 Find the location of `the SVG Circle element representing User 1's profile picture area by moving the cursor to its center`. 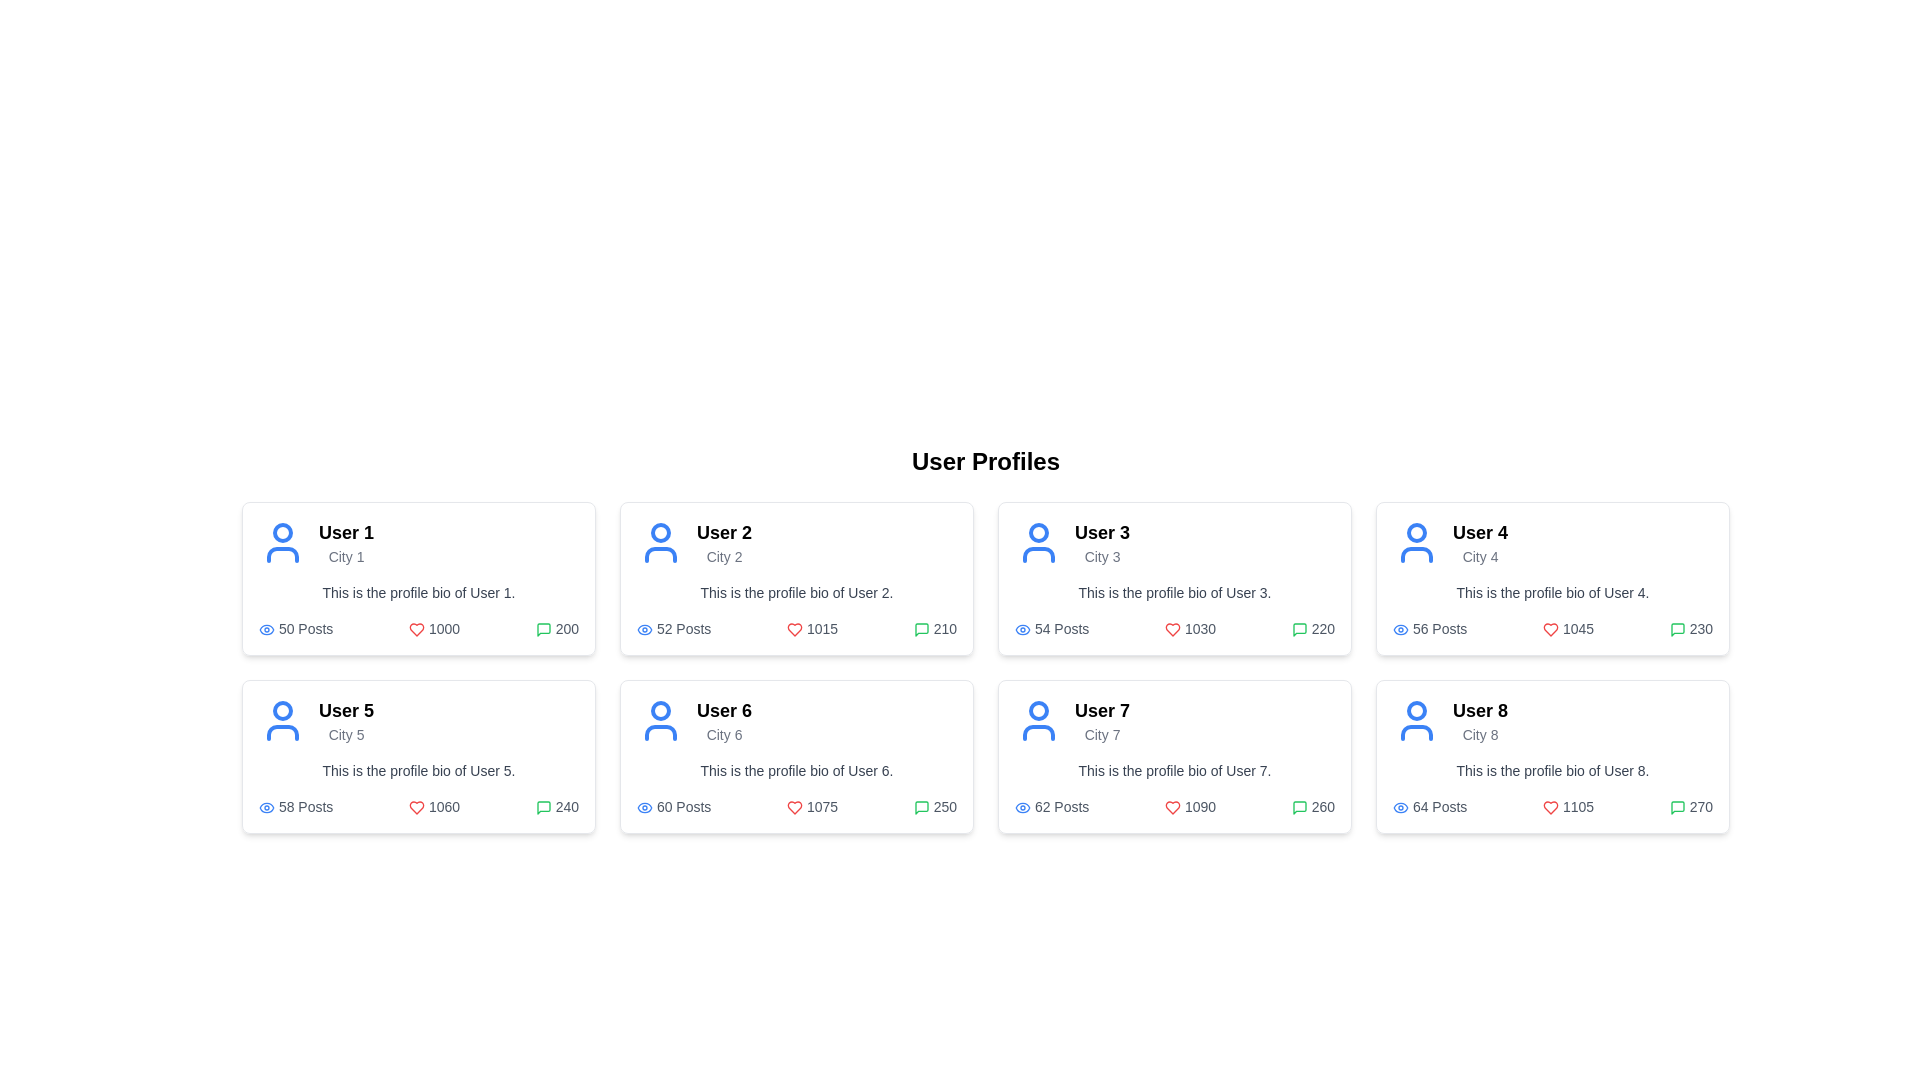

the SVG Circle element representing User 1's profile picture area by moving the cursor to its center is located at coordinates (282, 531).